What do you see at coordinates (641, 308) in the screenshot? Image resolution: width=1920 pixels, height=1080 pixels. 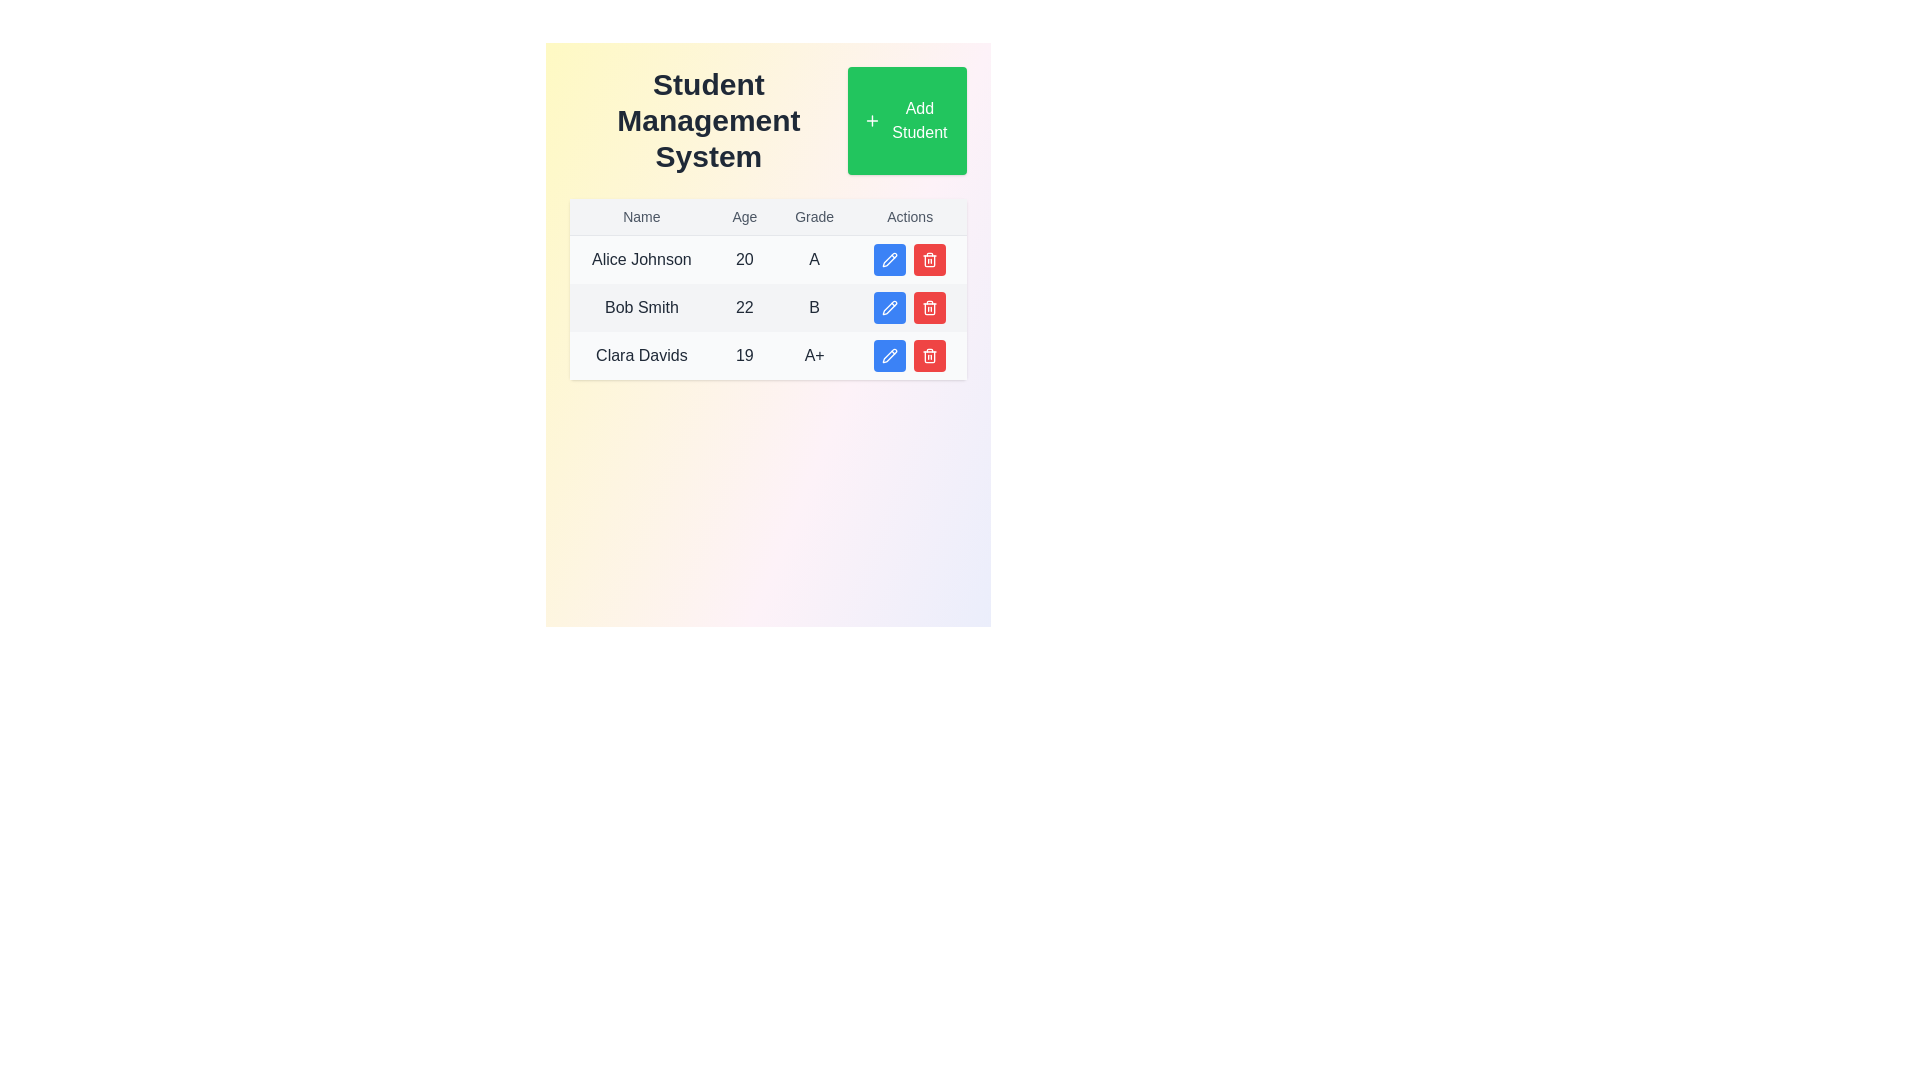 I see `the static text label displaying 'Bob Smith' in dark gray text, located in the second row of the table under the 'Name' column` at bounding box center [641, 308].